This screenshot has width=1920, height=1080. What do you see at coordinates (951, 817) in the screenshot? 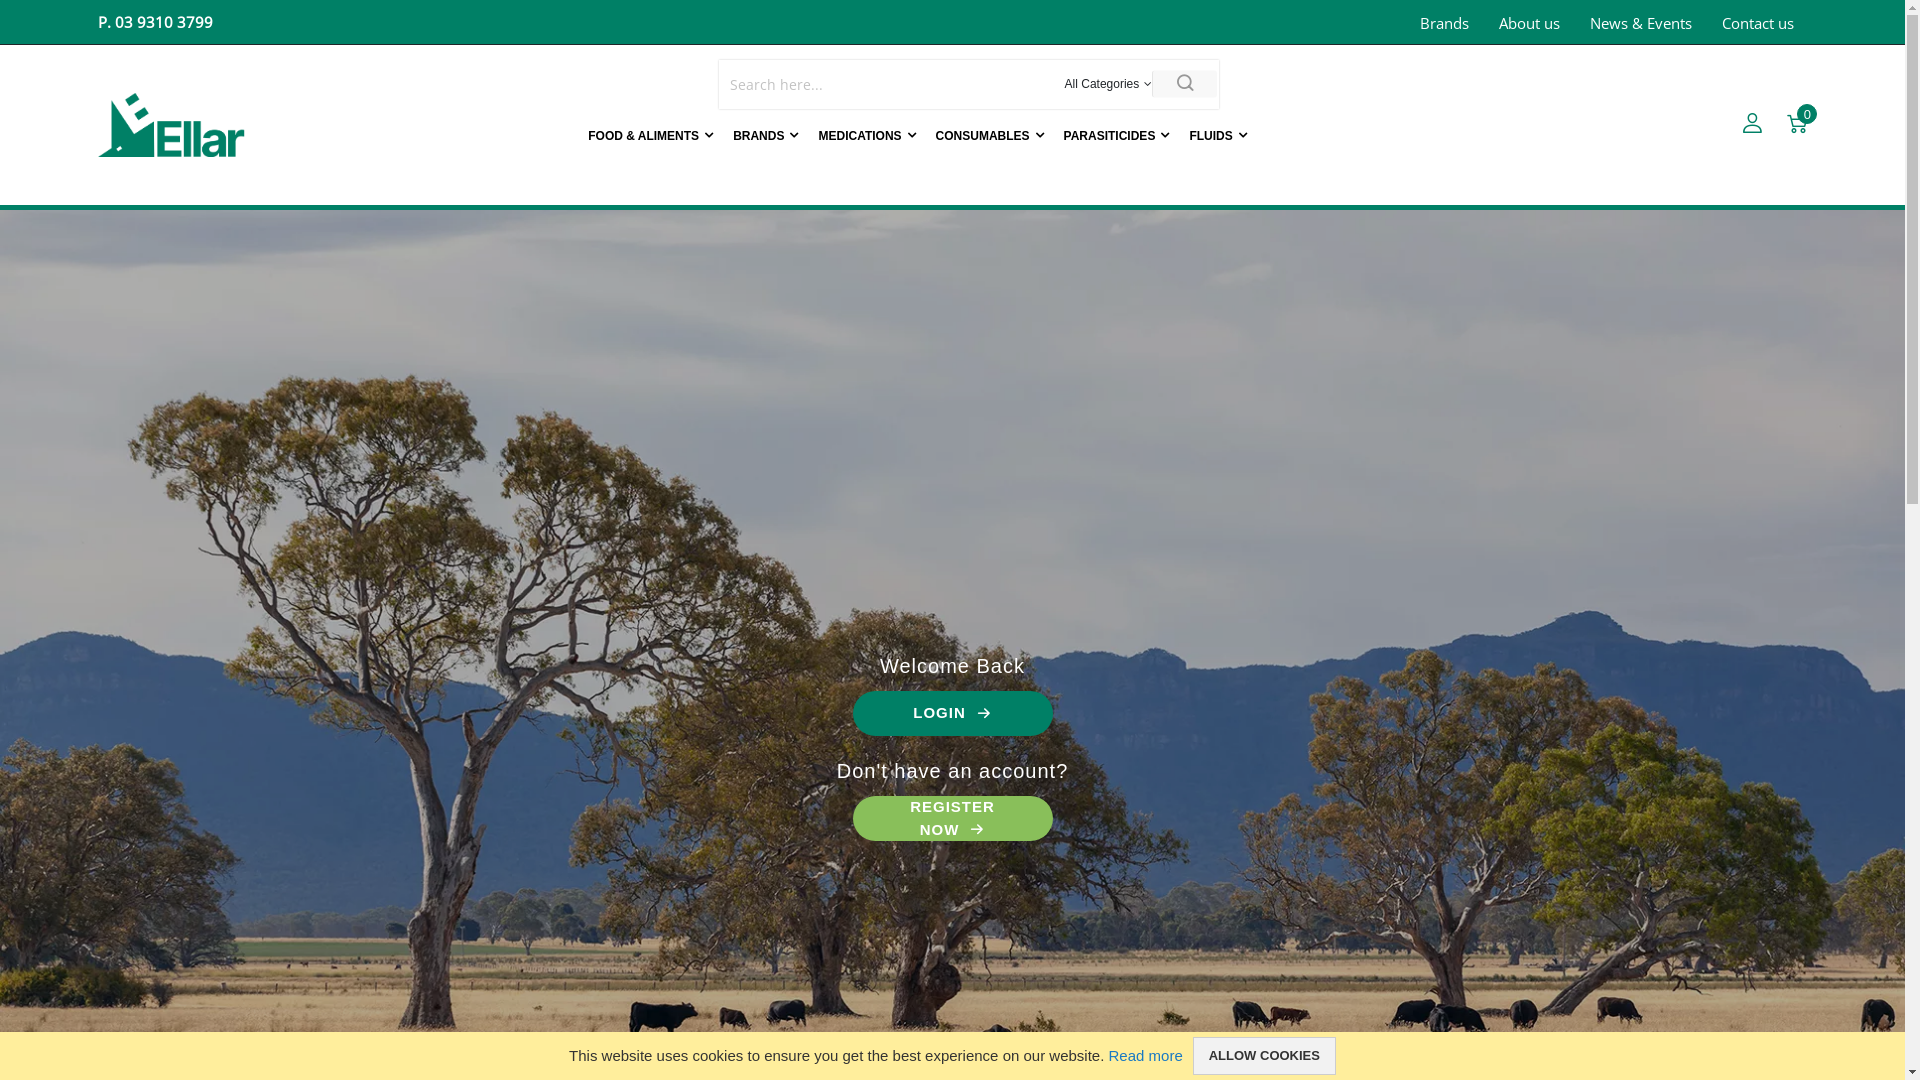
I see `'REGISTER NOW'` at bounding box center [951, 817].